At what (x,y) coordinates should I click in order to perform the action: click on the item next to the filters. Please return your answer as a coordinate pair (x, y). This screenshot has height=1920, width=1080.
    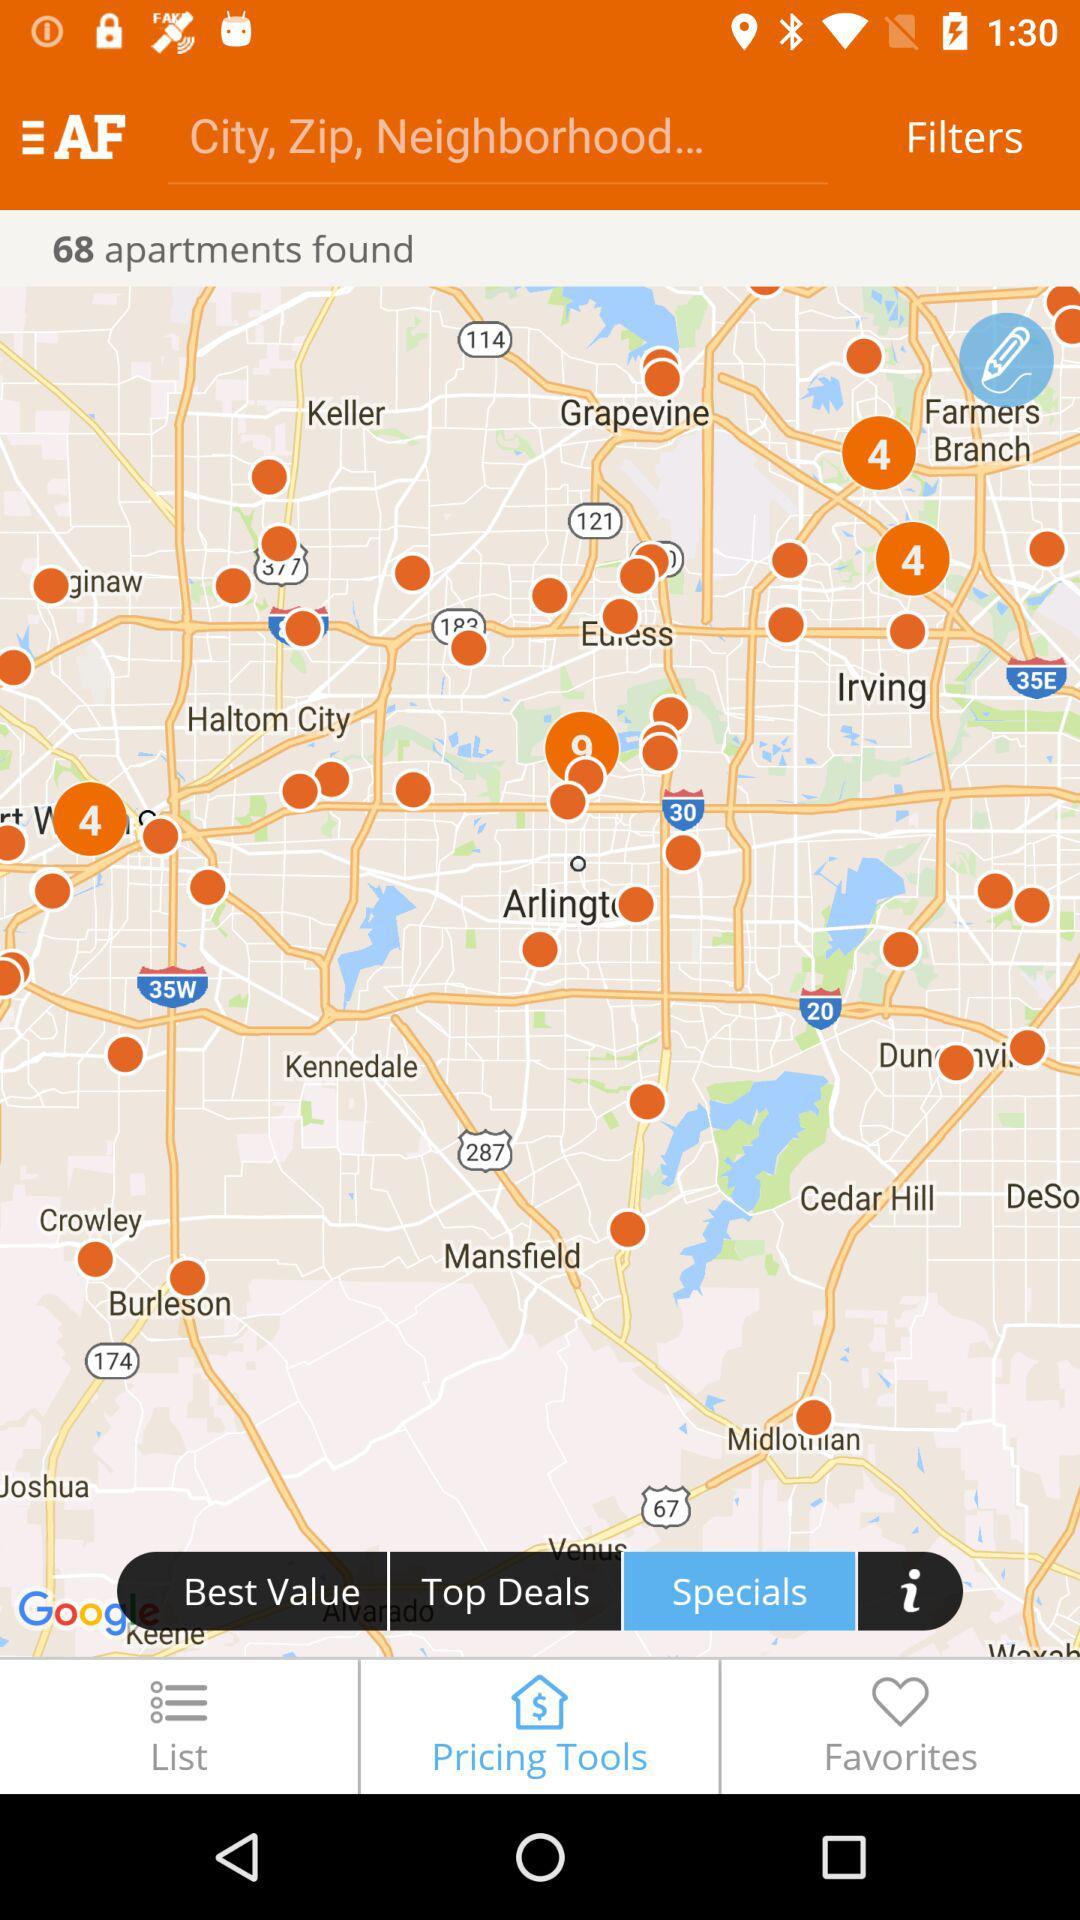
    Looking at the image, I should click on (496, 133).